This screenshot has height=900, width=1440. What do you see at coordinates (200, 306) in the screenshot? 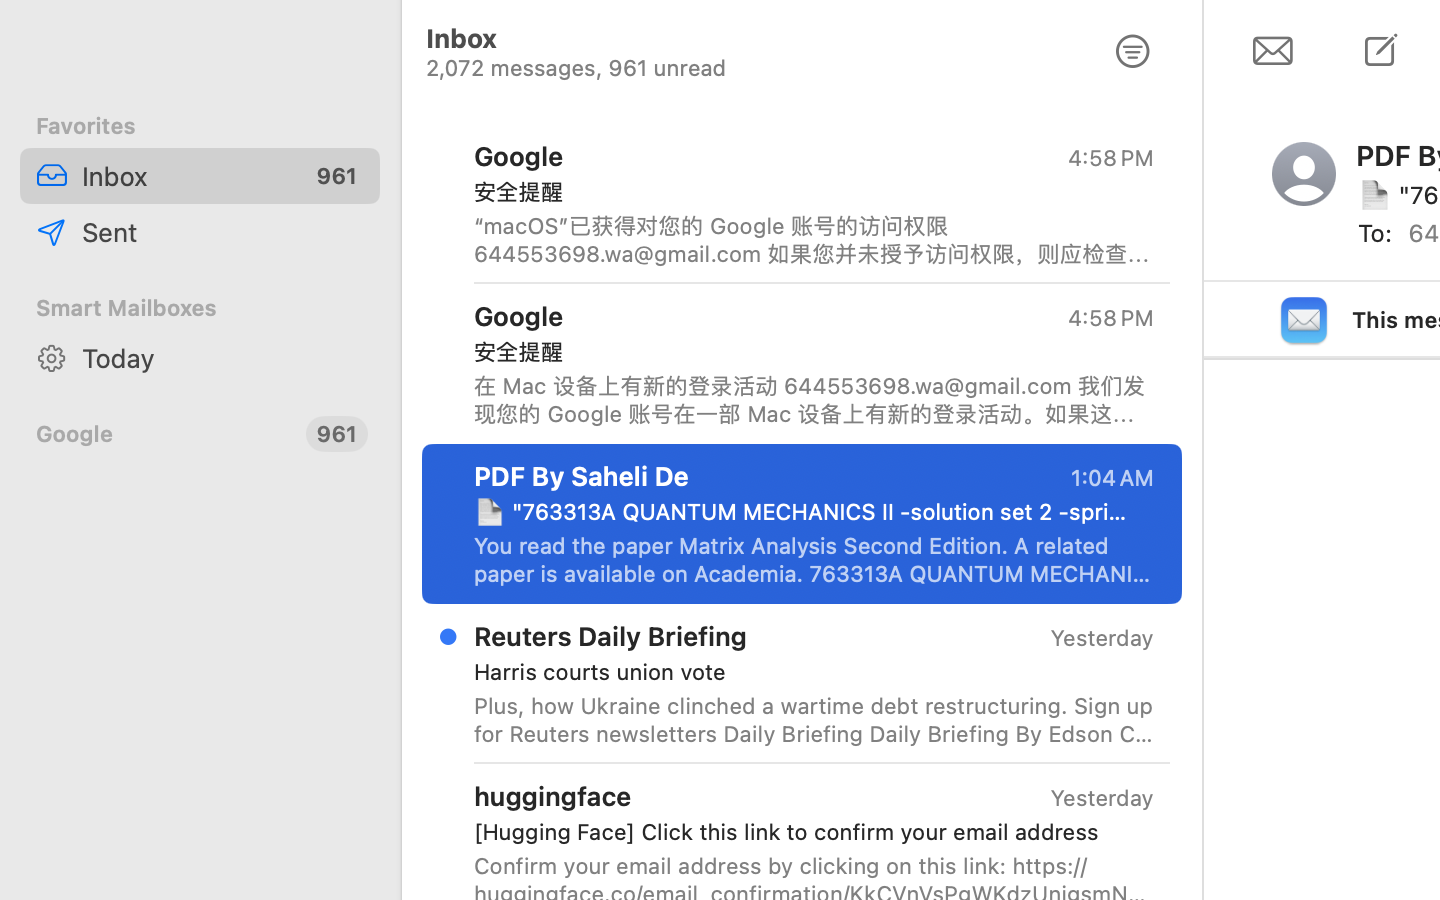
I see `'Smart Mailboxes'` at bounding box center [200, 306].